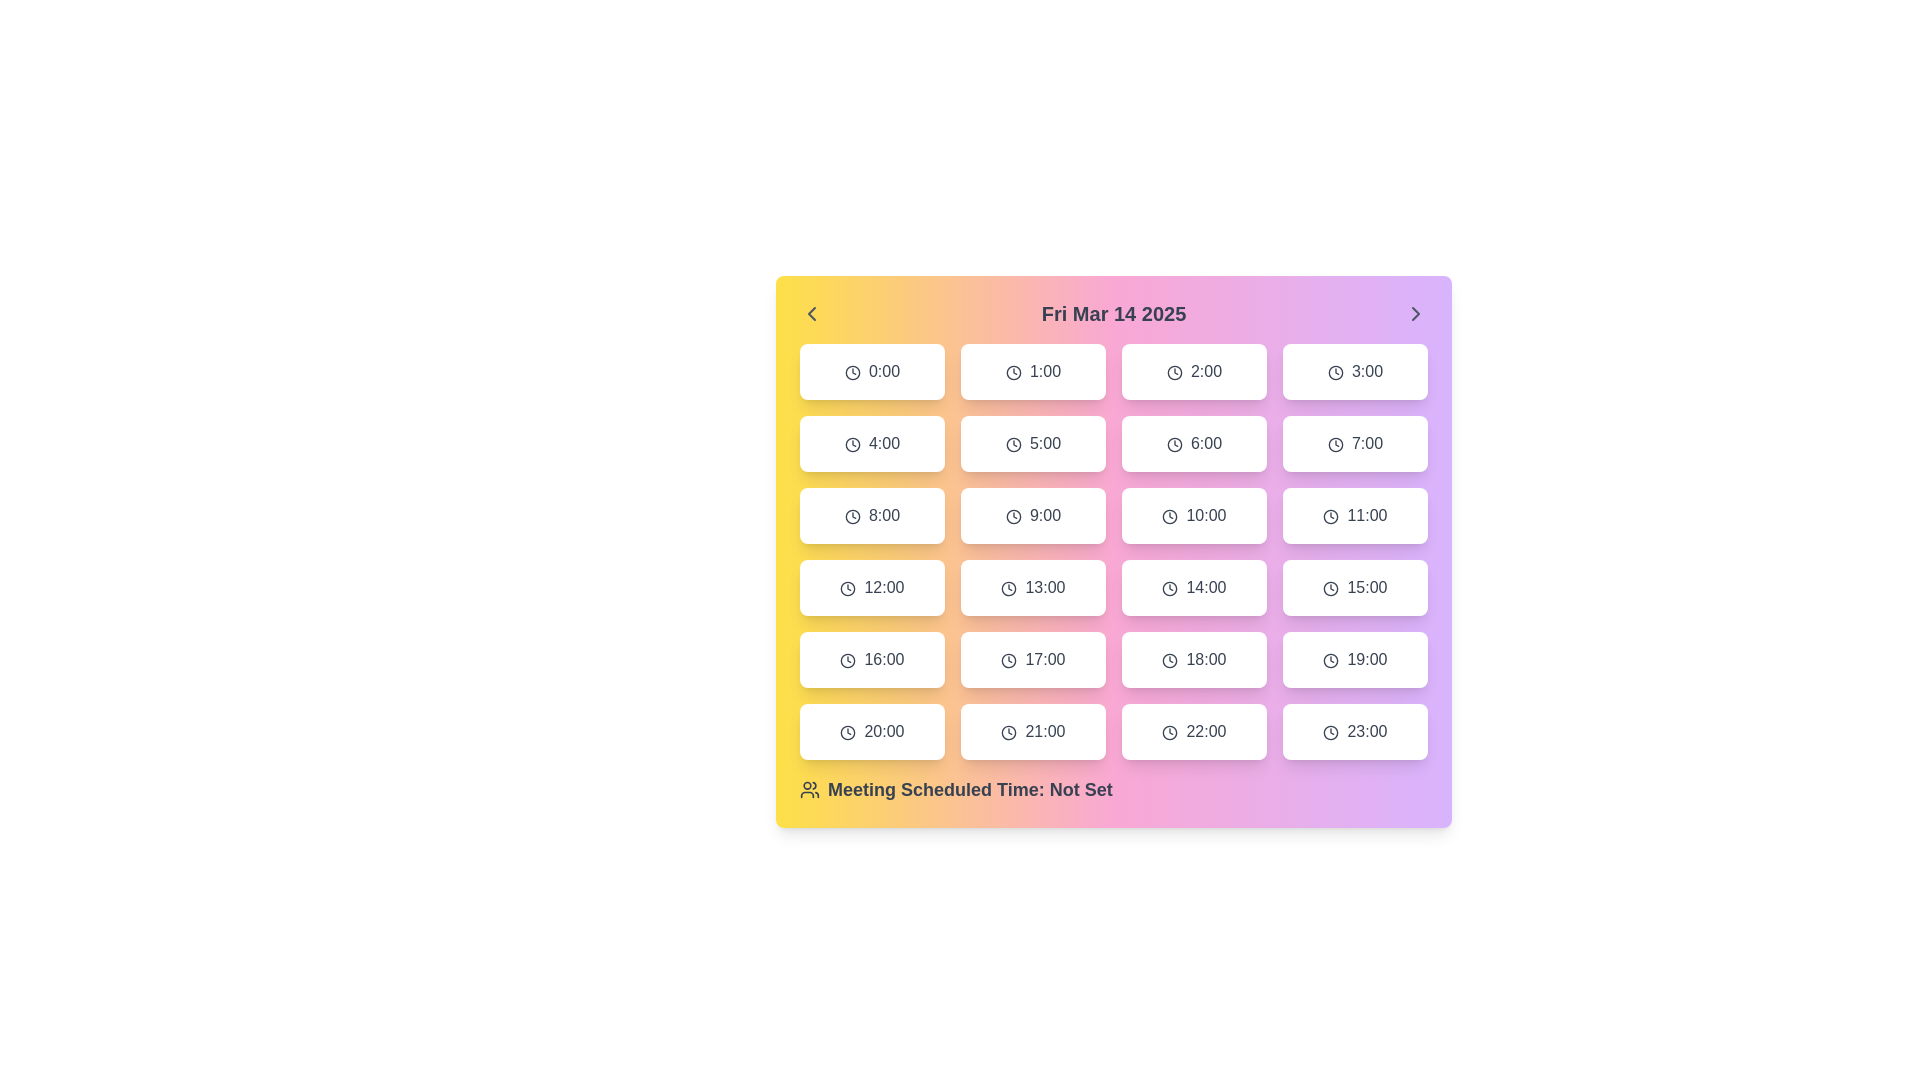  Describe the element at coordinates (1331, 587) in the screenshot. I see `the time representation icon located to the left of the '15:00' label in the schedule interface` at that location.